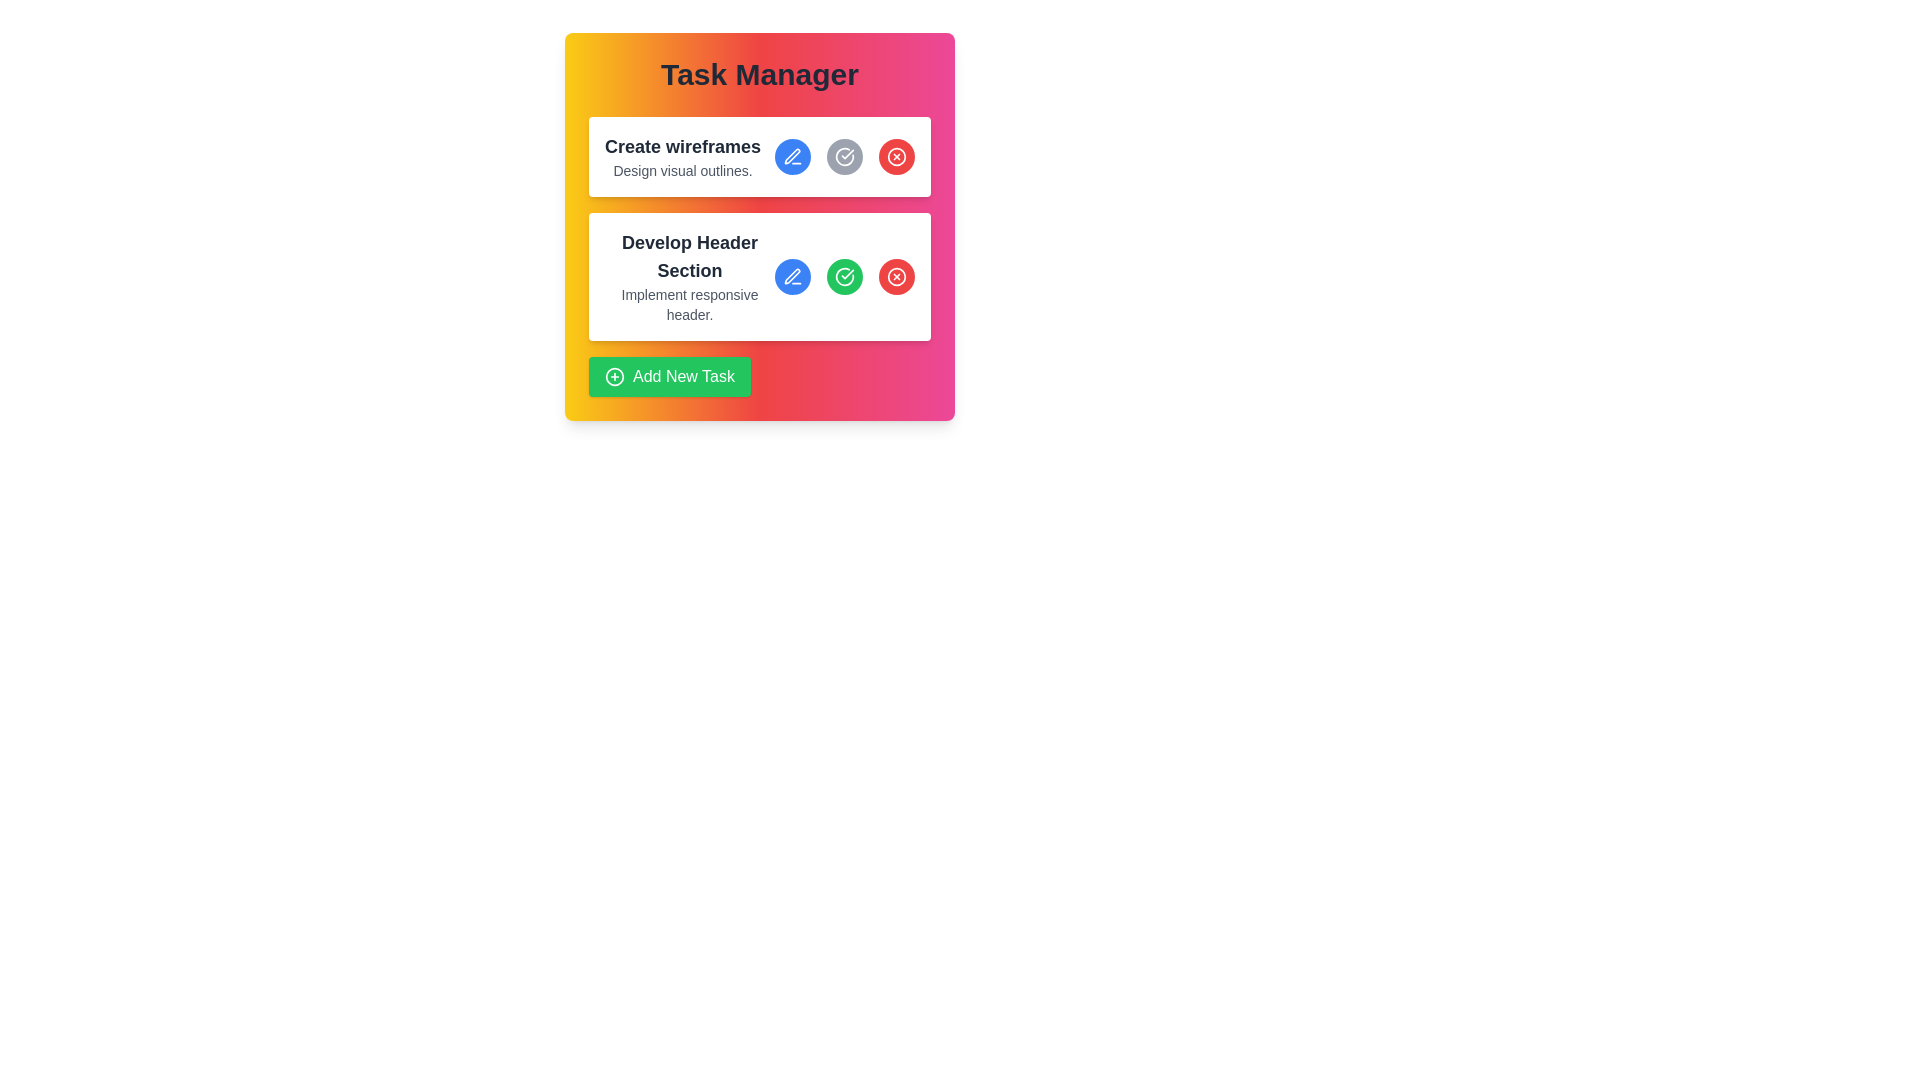 This screenshot has width=1920, height=1080. Describe the element at coordinates (844, 277) in the screenshot. I see `the circular green button with a white checkmark symbol to mark the task as complete, located in the second row of the task list interface next to the text 'Develop Header Section'` at that location.